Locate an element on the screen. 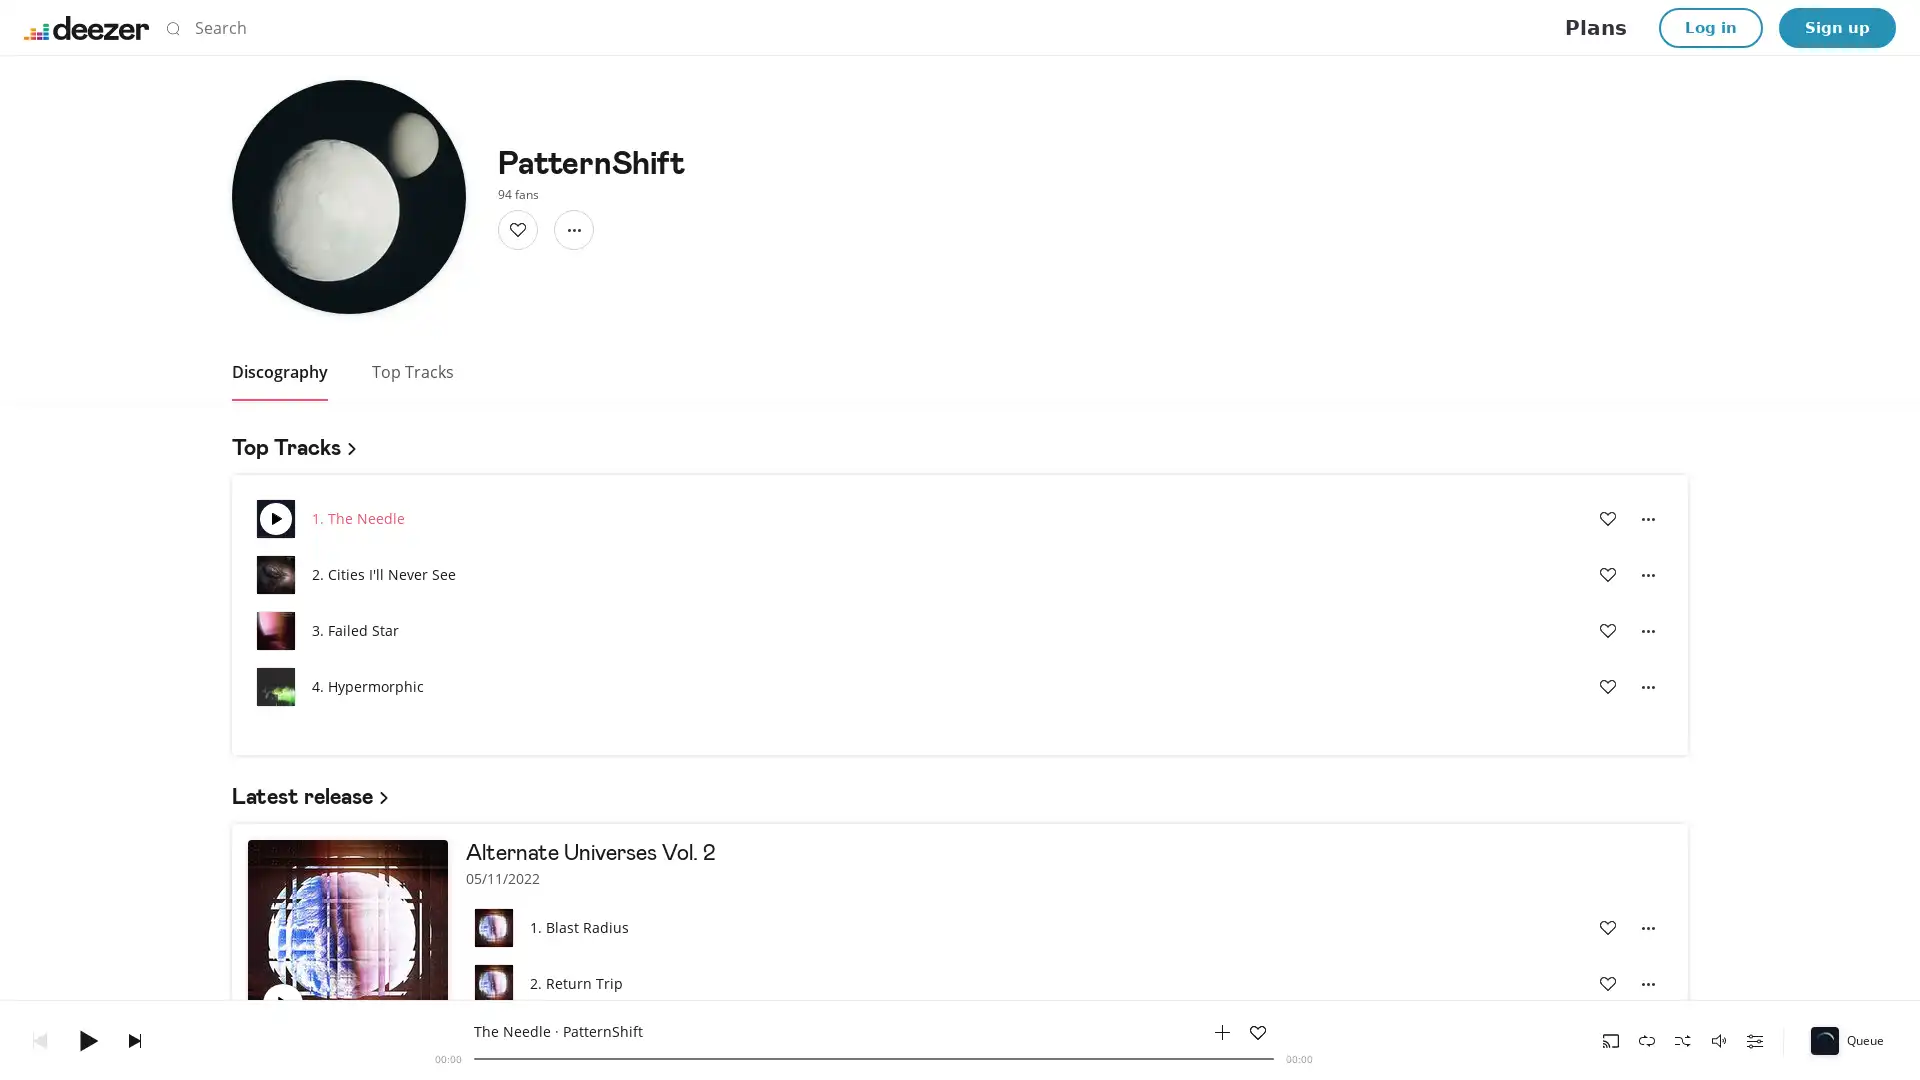 The image size is (1920, 1080). Add to Favorite tracks is located at coordinates (1608, 982).